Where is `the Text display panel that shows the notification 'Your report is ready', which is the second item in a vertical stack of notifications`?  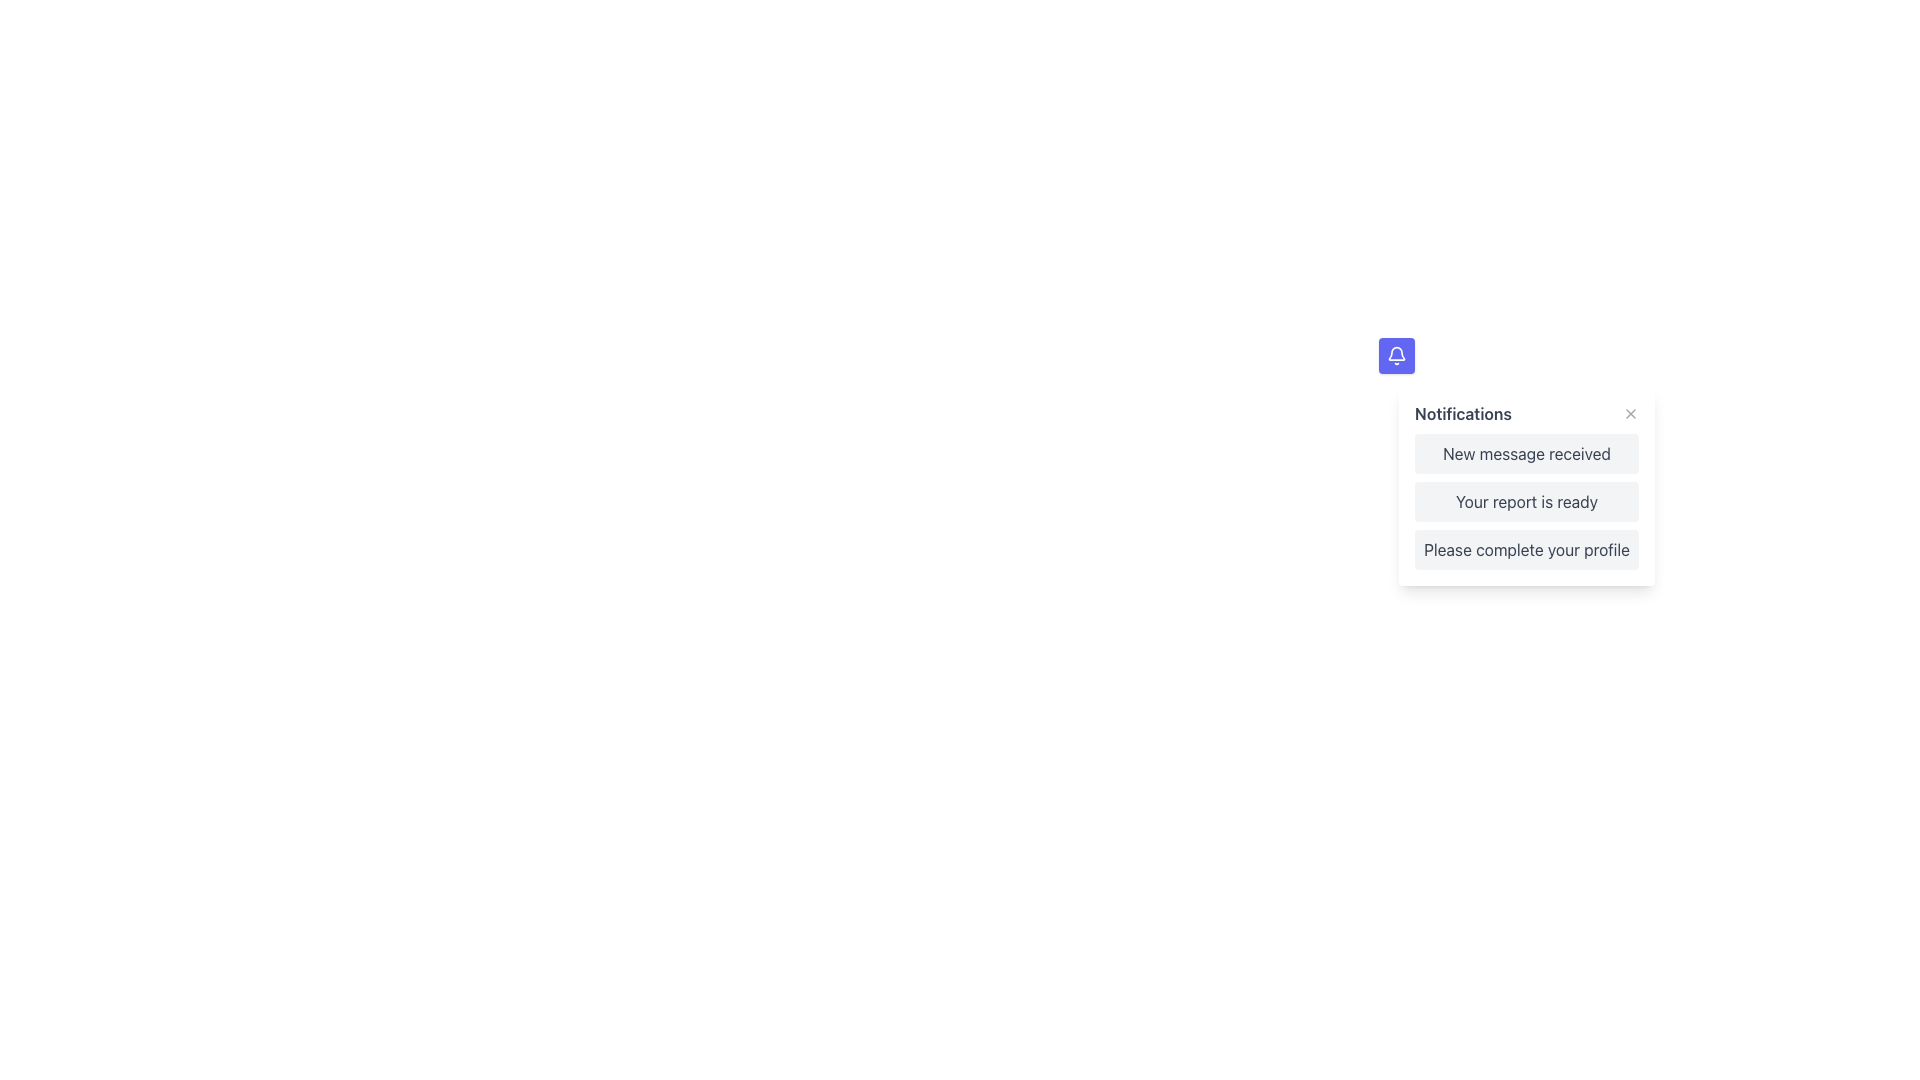 the Text display panel that shows the notification 'Your report is ready', which is the second item in a vertical stack of notifications is located at coordinates (1525, 500).